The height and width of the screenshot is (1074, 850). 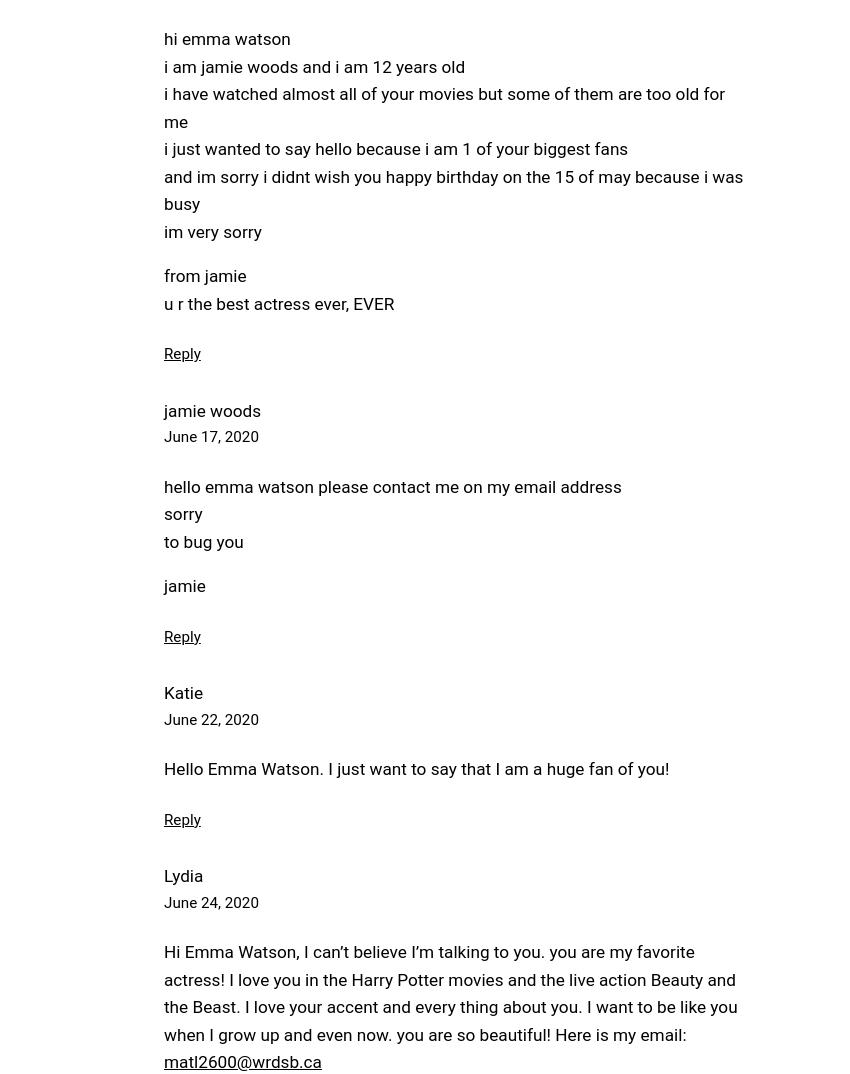 What do you see at coordinates (209, 719) in the screenshot?
I see `'June 22, 2020'` at bounding box center [209, 719].